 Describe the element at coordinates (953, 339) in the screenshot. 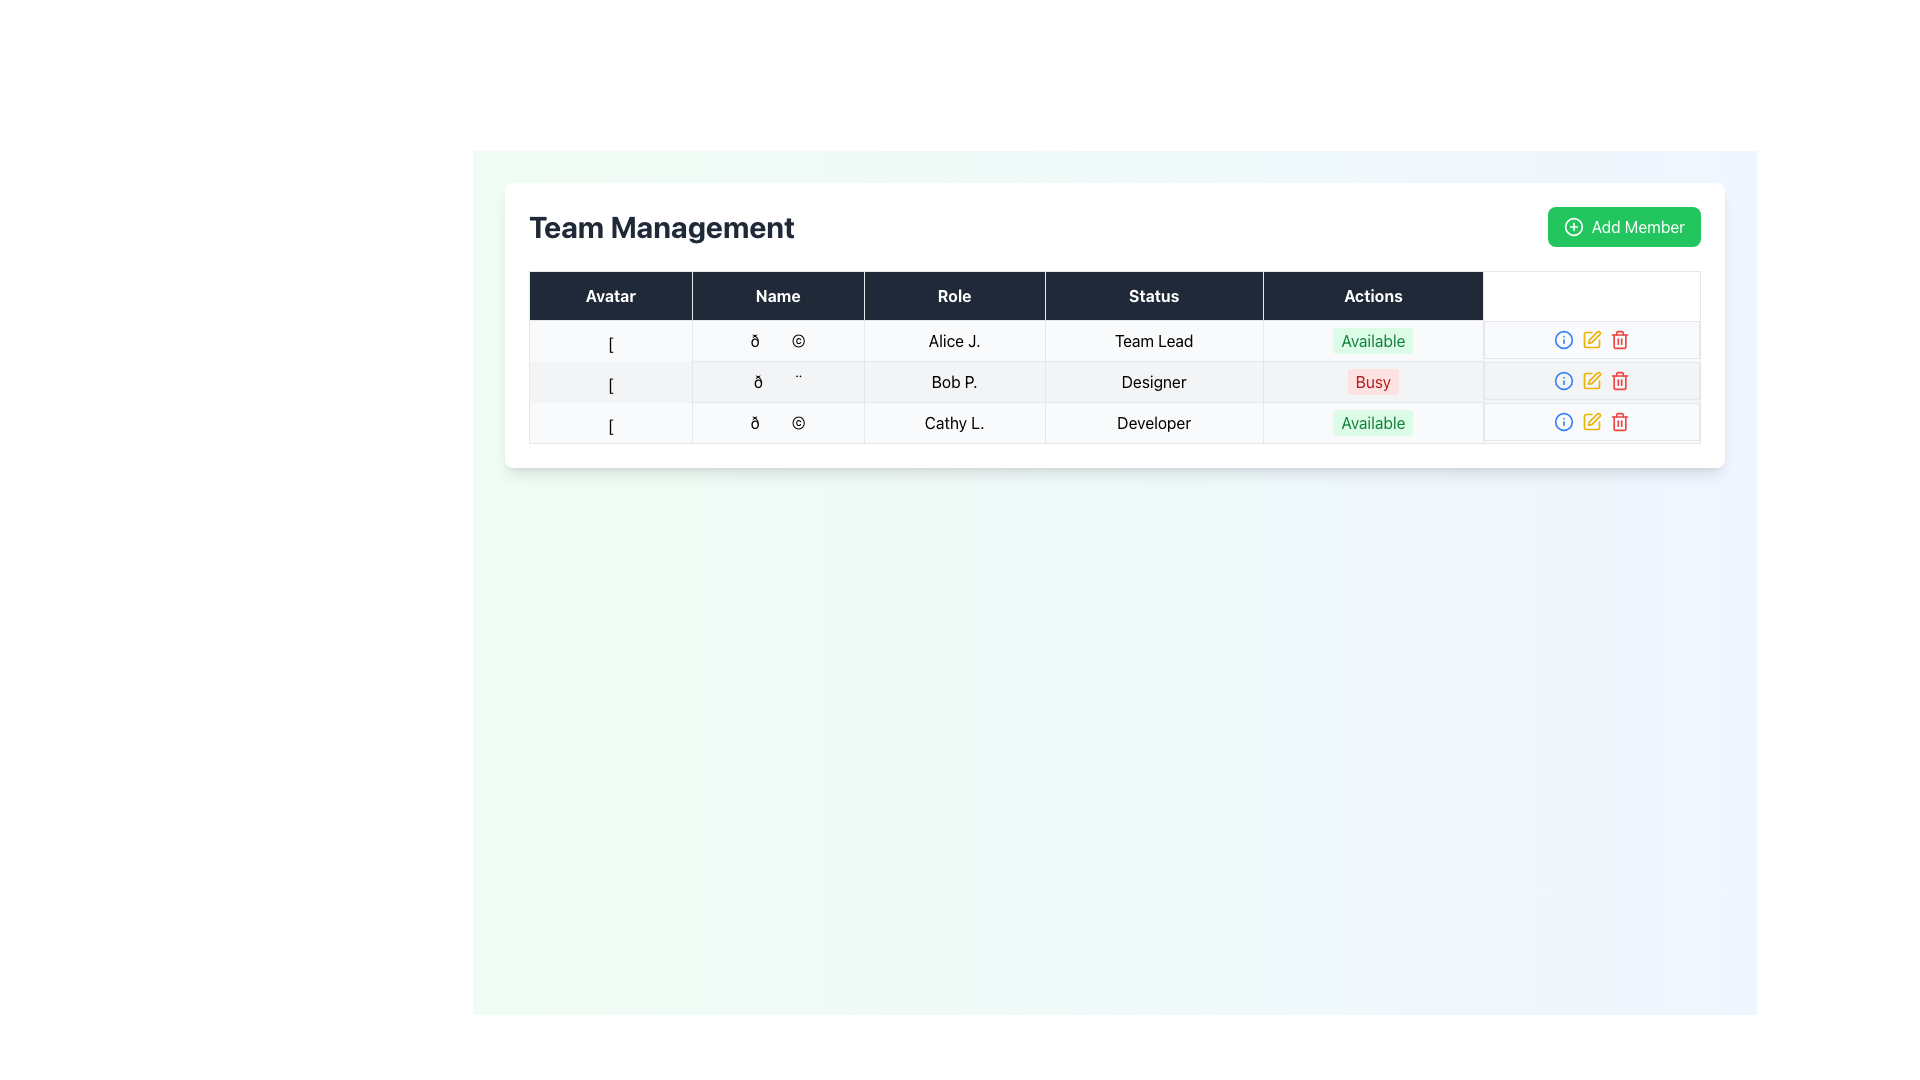

I see `the text label displaying 'Alice J.' which is located in the 'Role' column of the table, positioned between the 'Name' and 'Status' fields` at that location.